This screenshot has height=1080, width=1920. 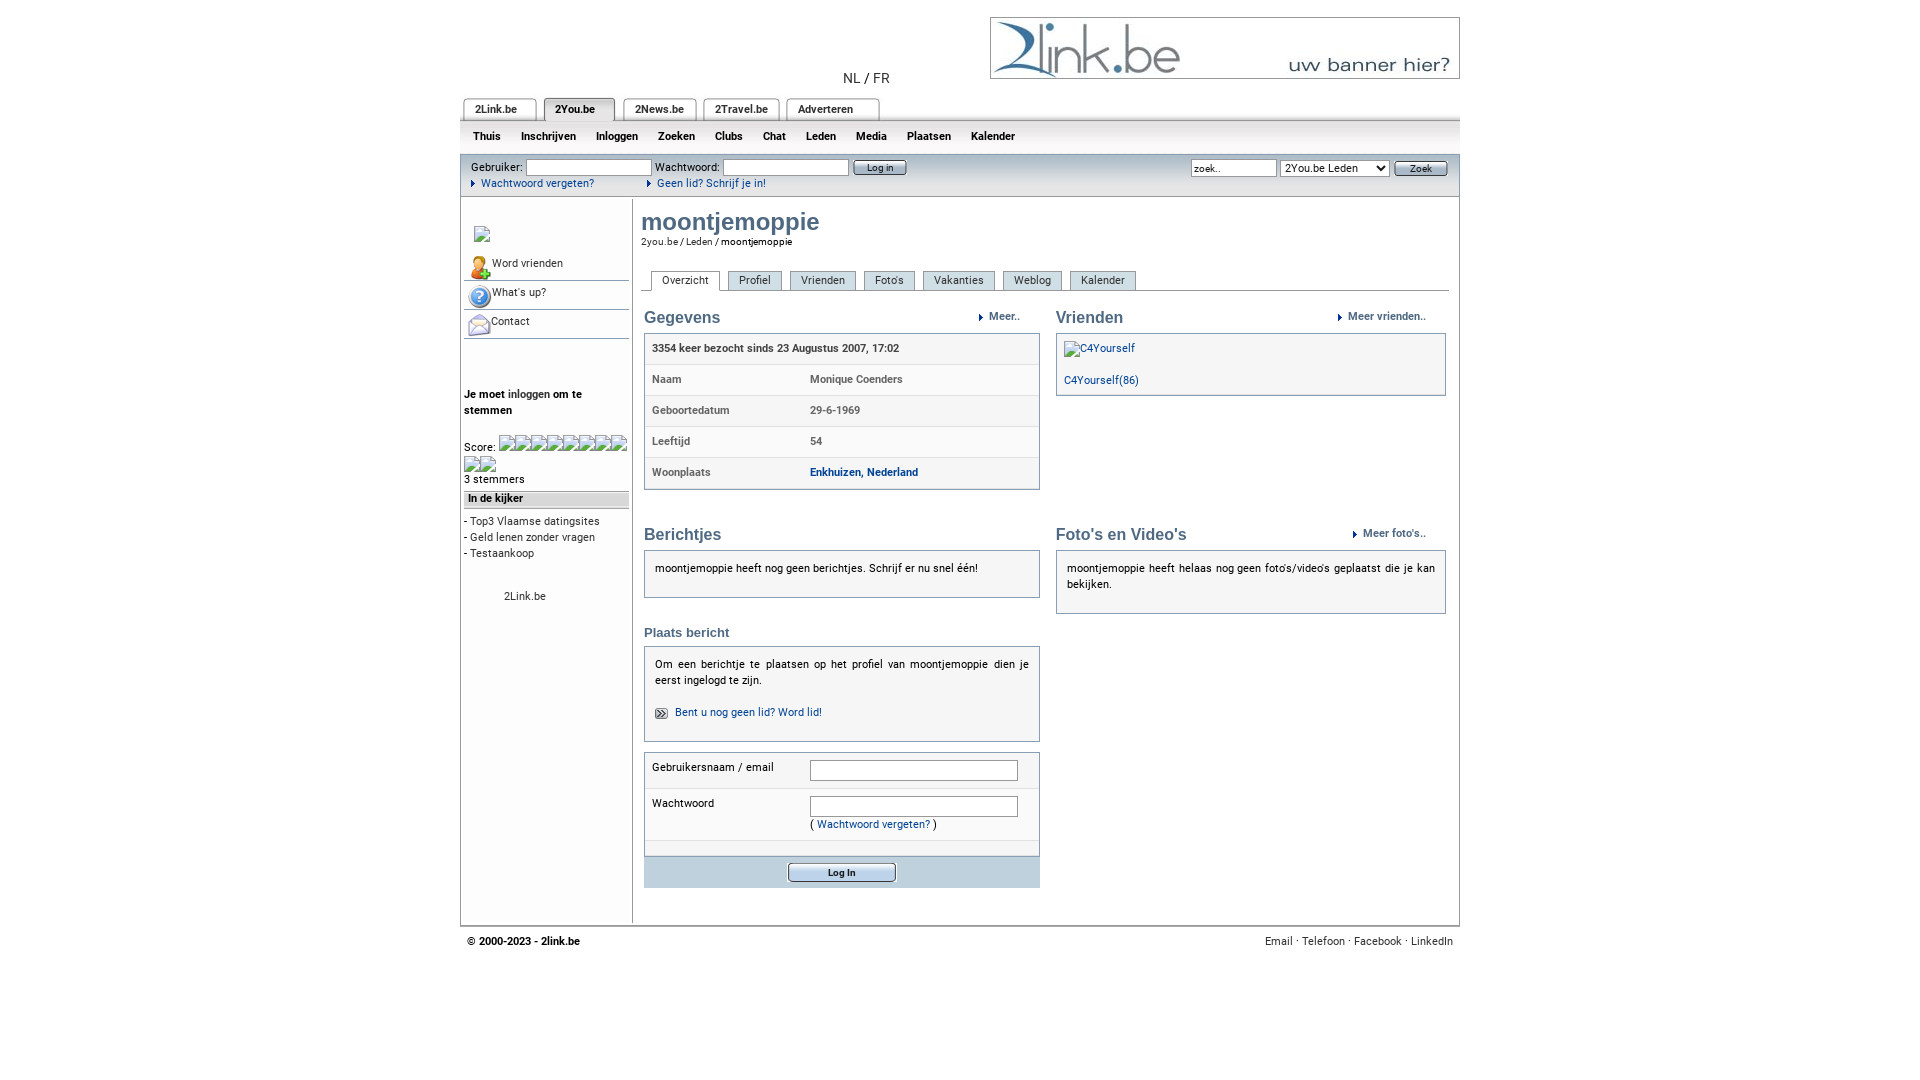 What do you see at coordinates (825, 109) in the screenshot?
I see `'Adverteren'` at bounding box center [825, 109].